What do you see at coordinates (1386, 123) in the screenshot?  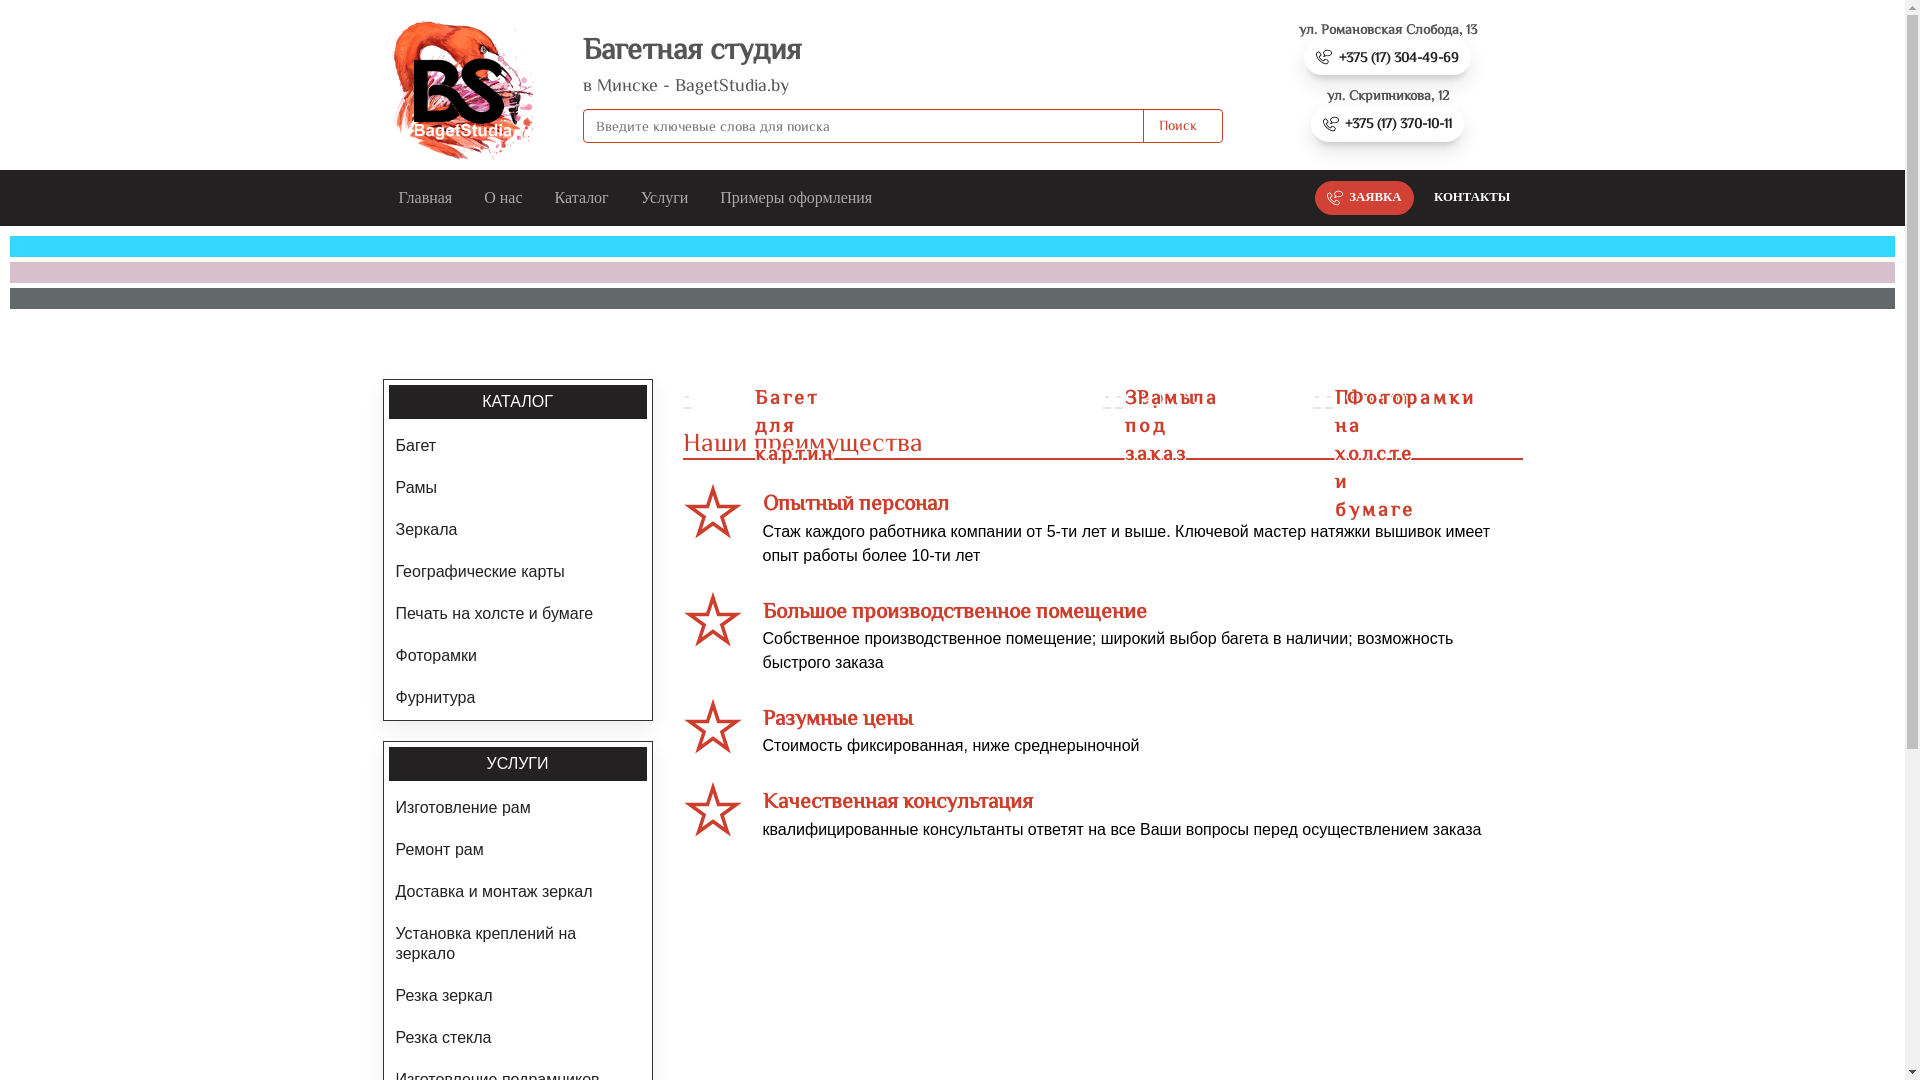 I see `'+375 (17) 370-10-11'` at bounding box center [1386, 123].